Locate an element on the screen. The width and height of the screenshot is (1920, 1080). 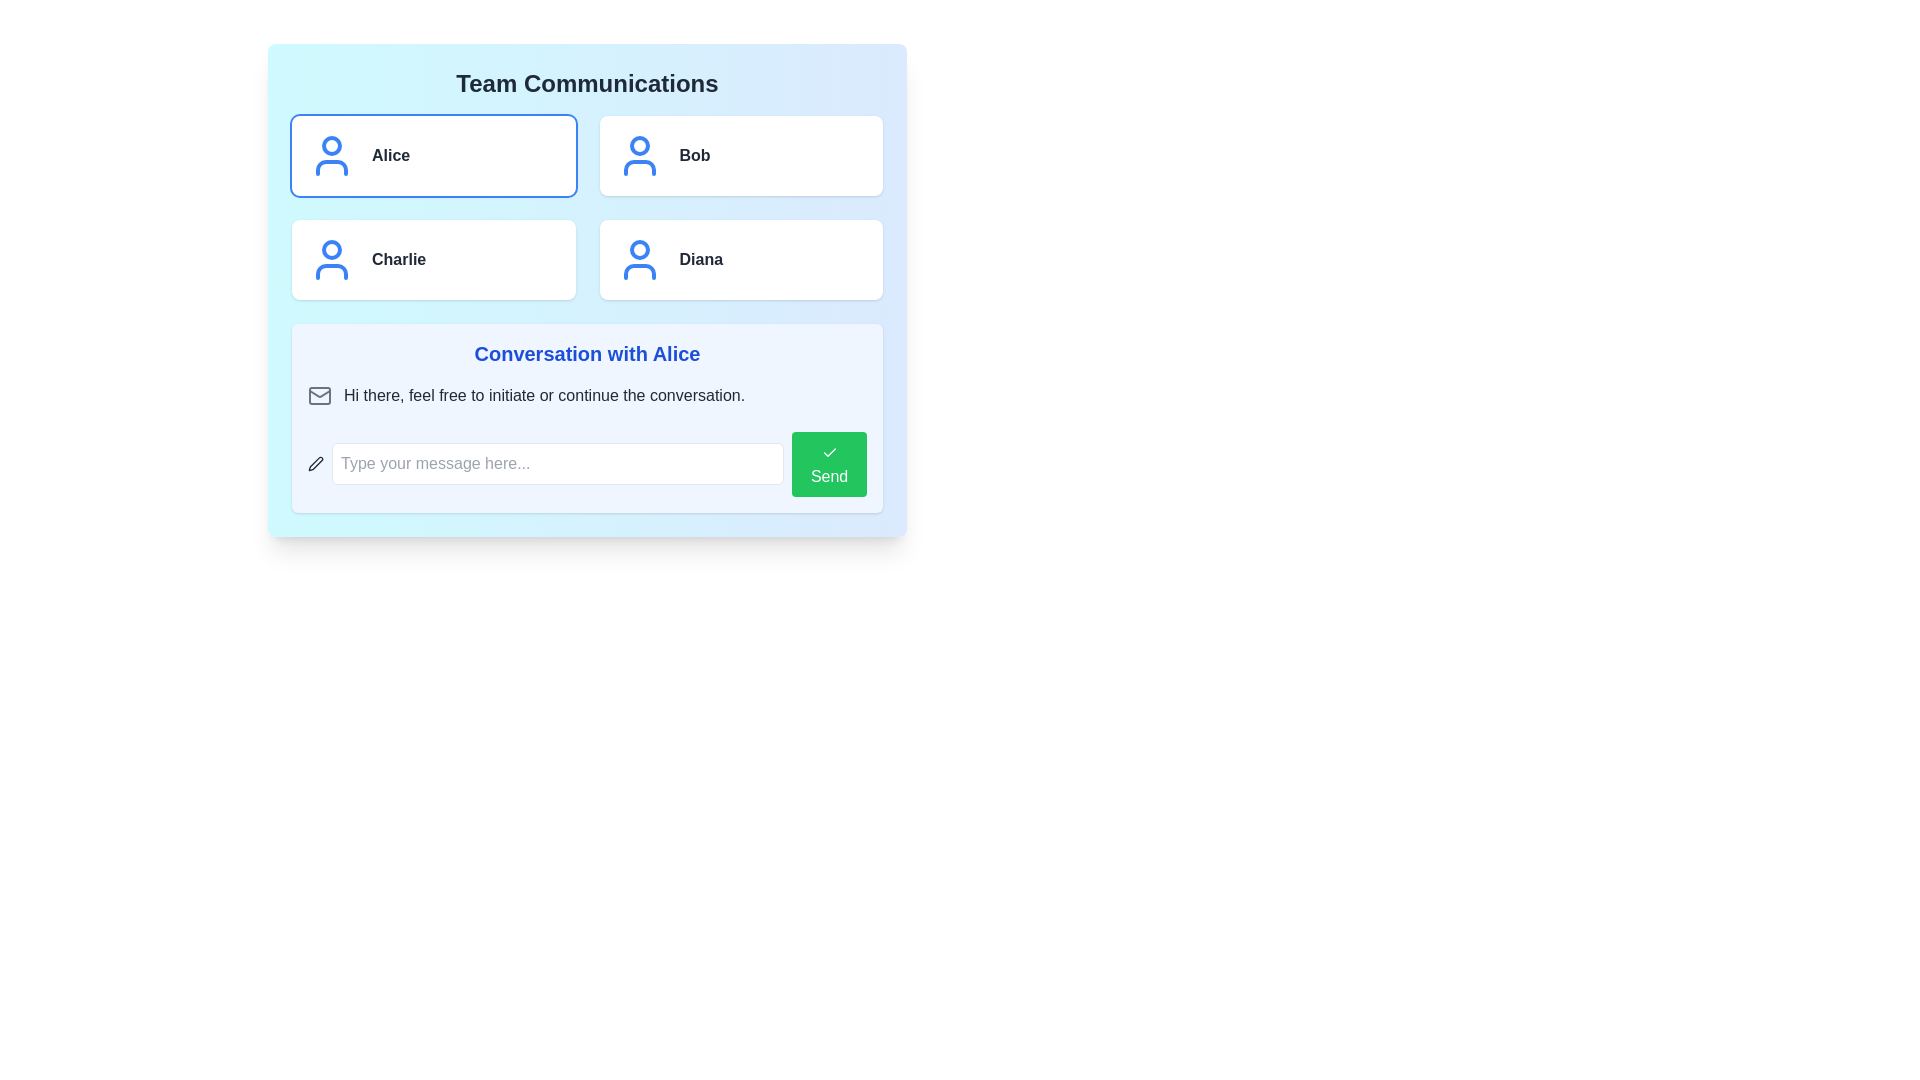
the user icon associated with the 'Bob' button located in the top row, second column of the 'Team Communications' grid is located at coordinates (638, 154).